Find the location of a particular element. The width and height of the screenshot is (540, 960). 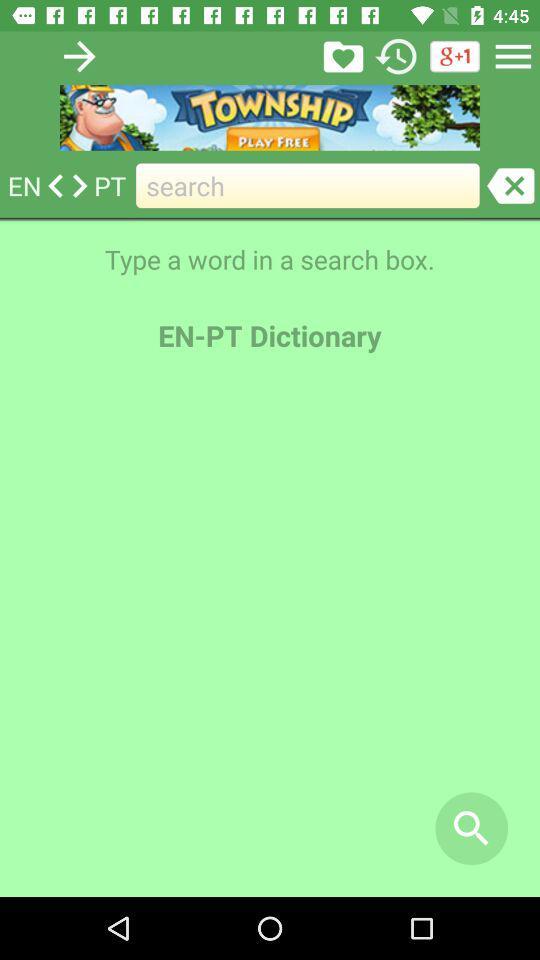

move page forward is located at coordinates (78, 55).